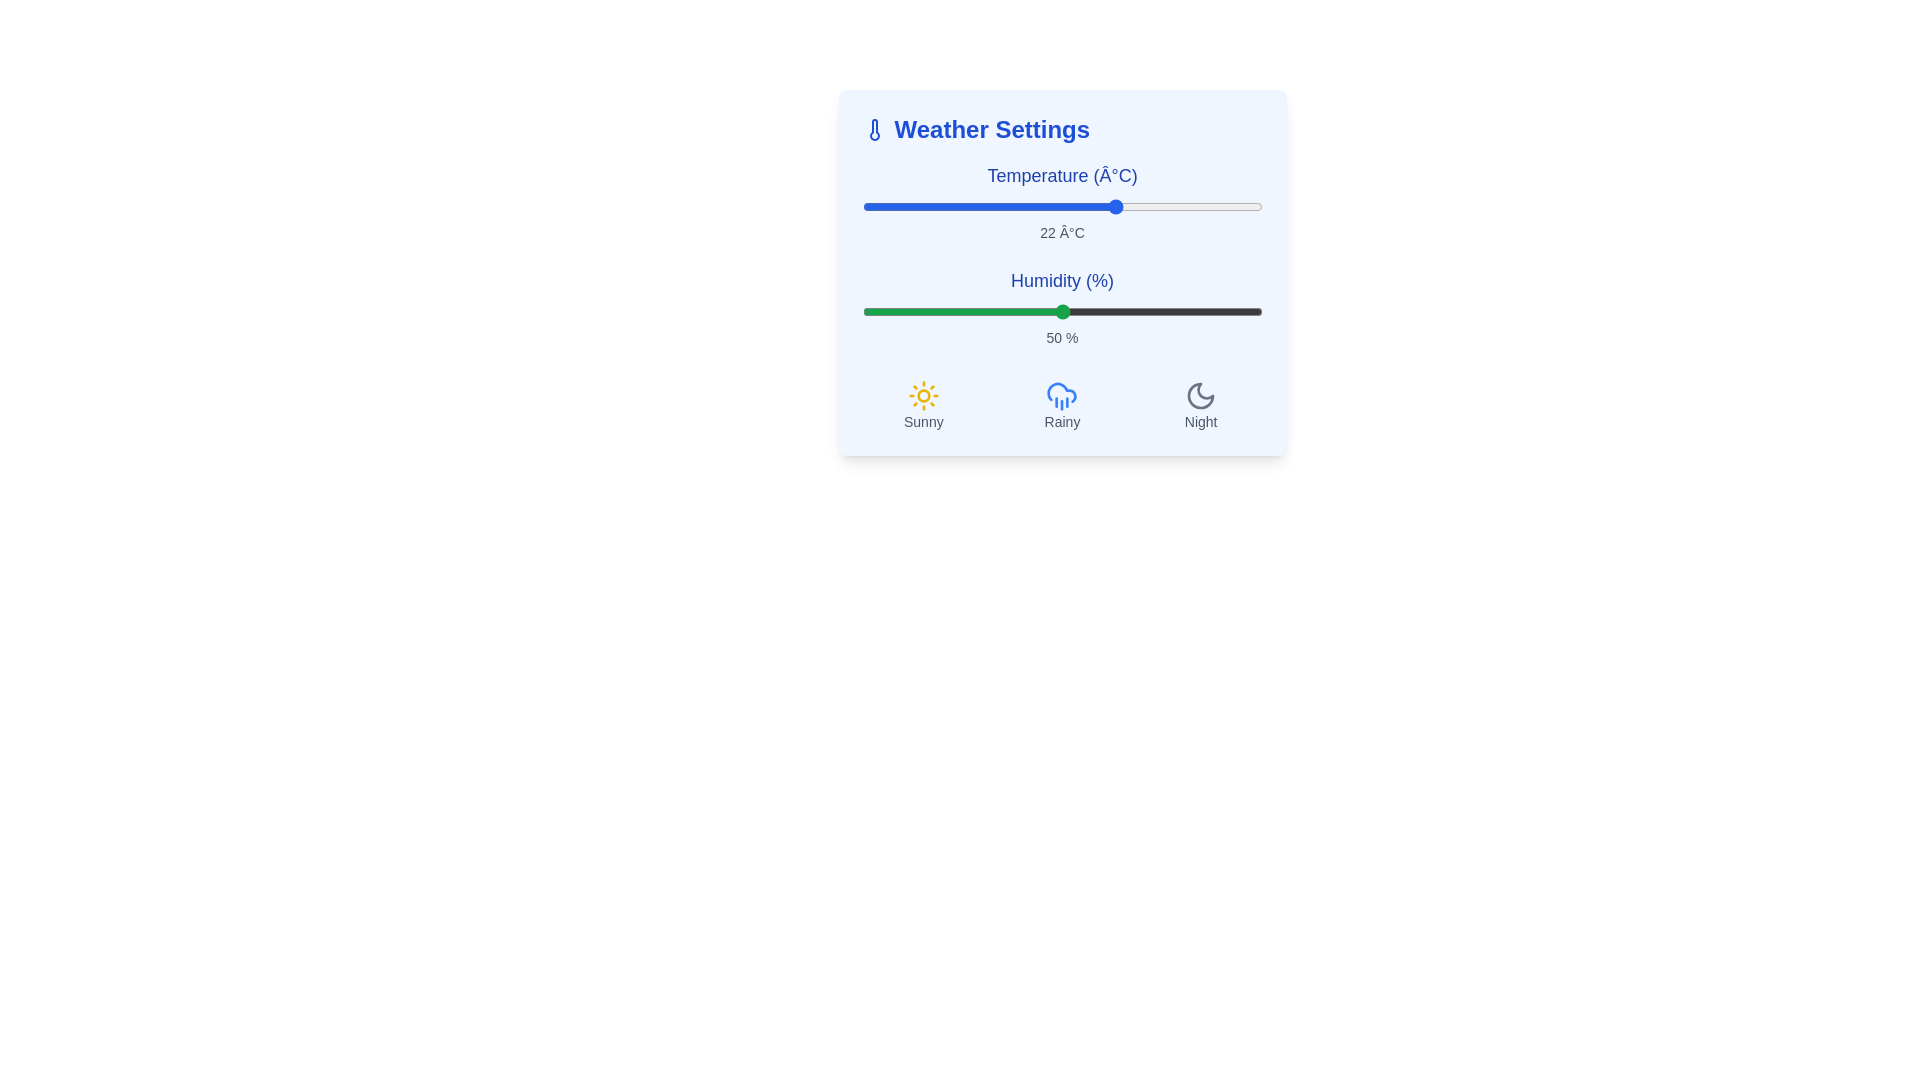 This screenshot has height=1080, width=1920. Describe the element at coordinates (1200, 396) in the screenshot. I see `the nighttime icon in the weather settings interface` at that location.